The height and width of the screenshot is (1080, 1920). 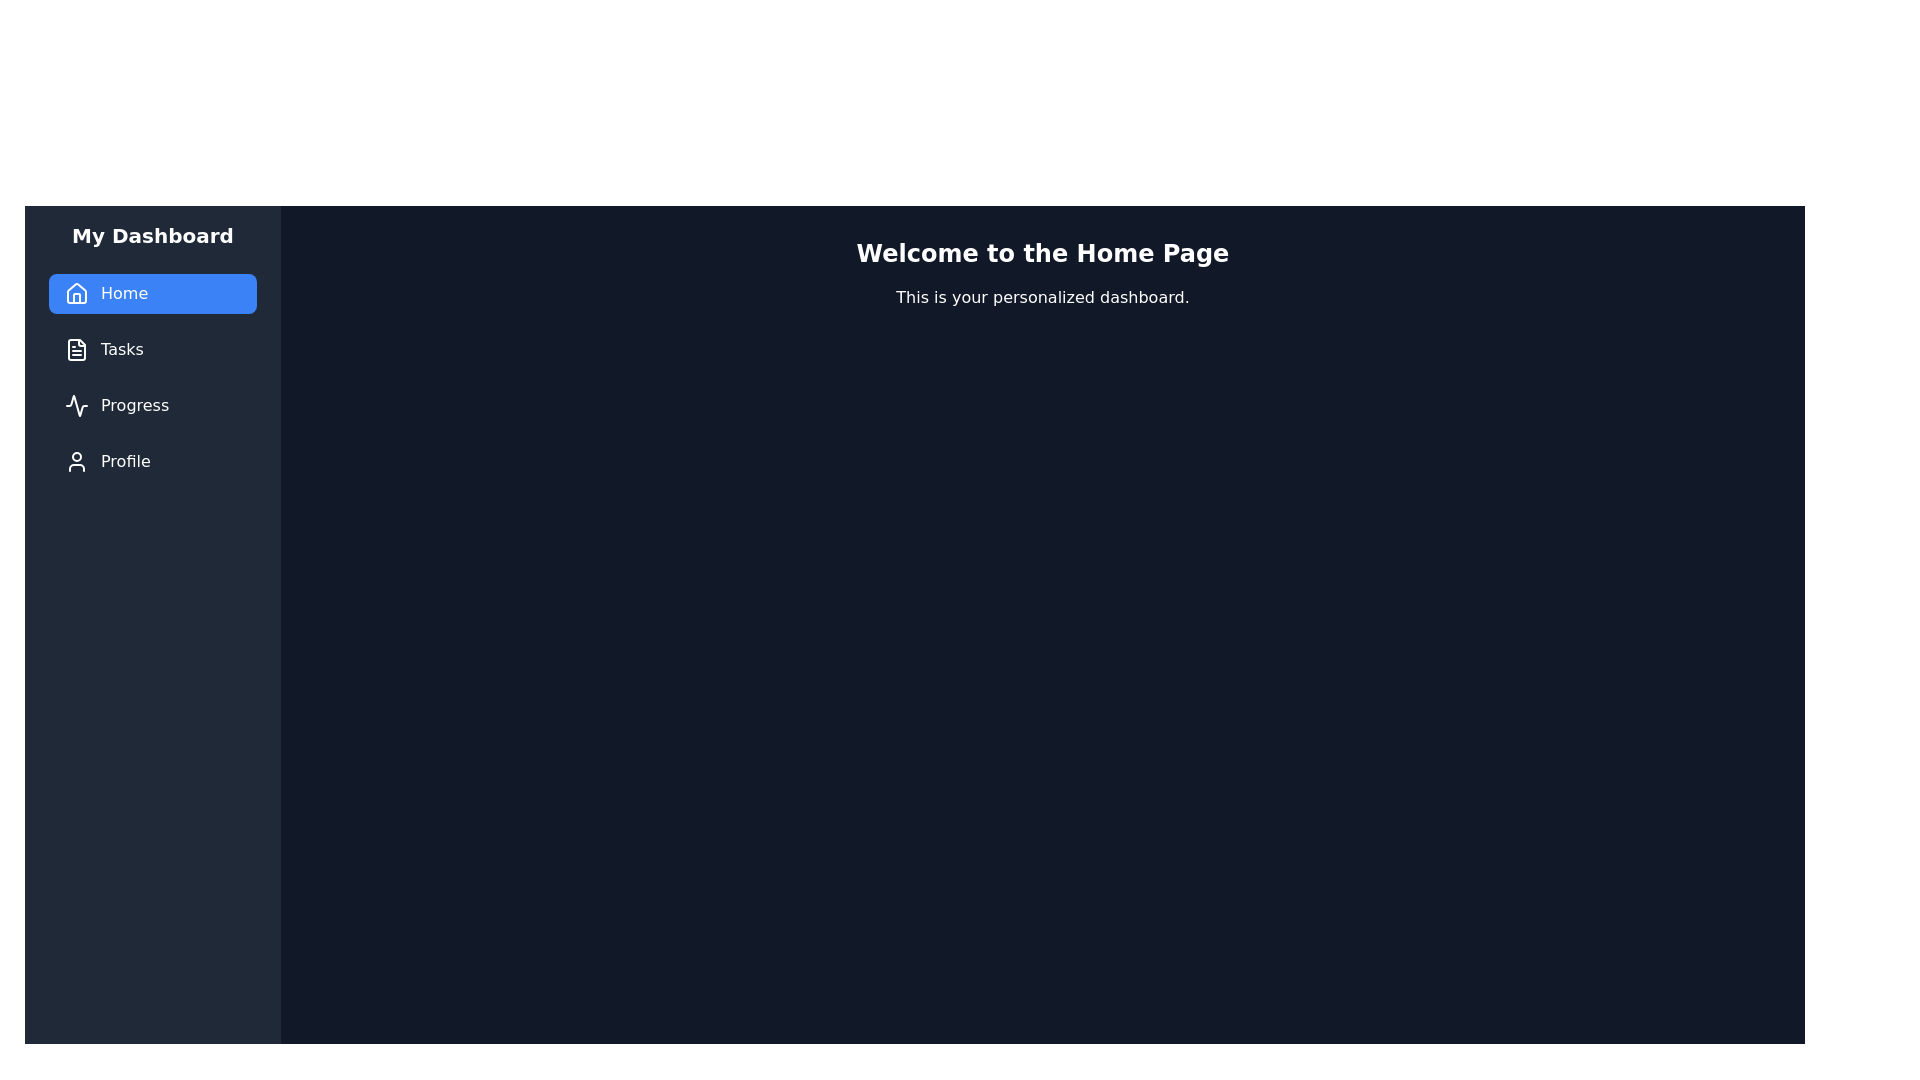 What do you see at coordinates (76, 405) in the screenshot?
I see `the 'Progress' icon in the sidebar navigation menu` at bounding box center [76, 405].